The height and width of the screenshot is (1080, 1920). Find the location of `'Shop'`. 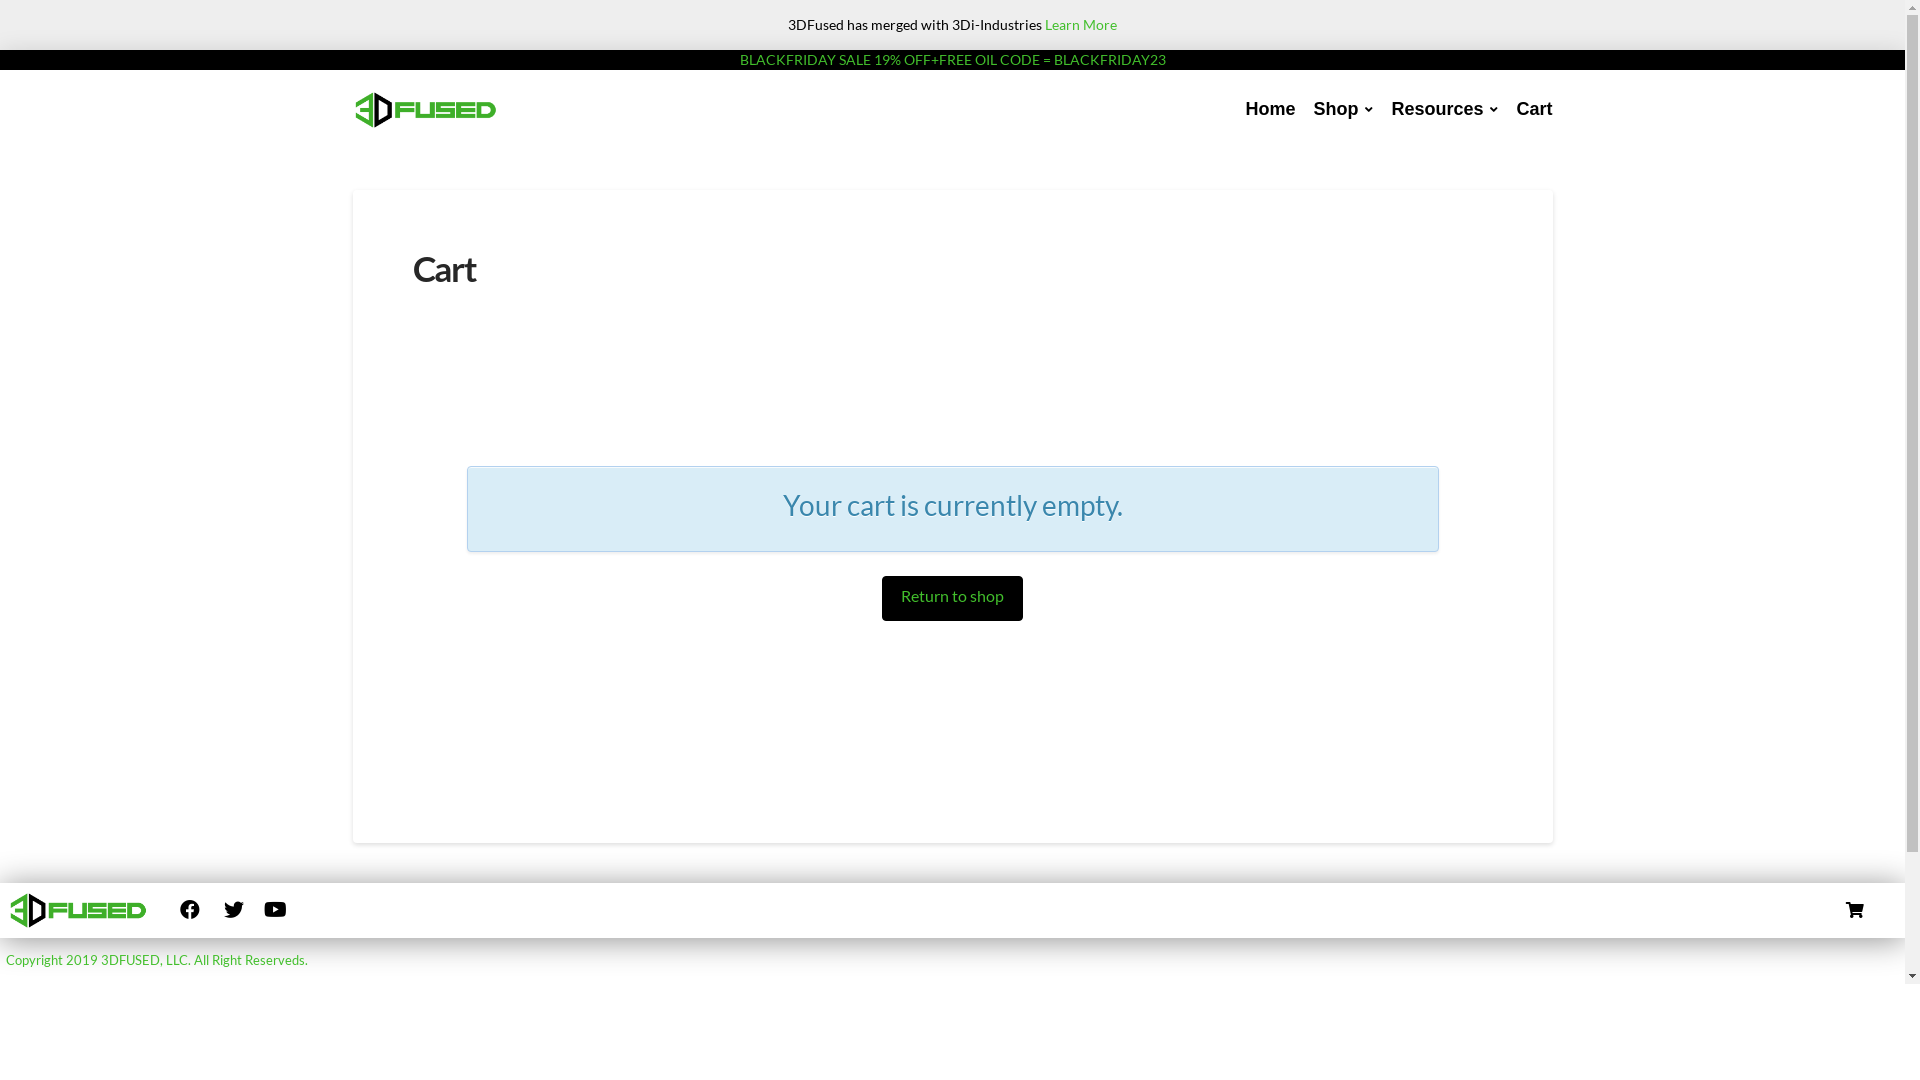

'Shop' is located at coordinates (1304, 110).